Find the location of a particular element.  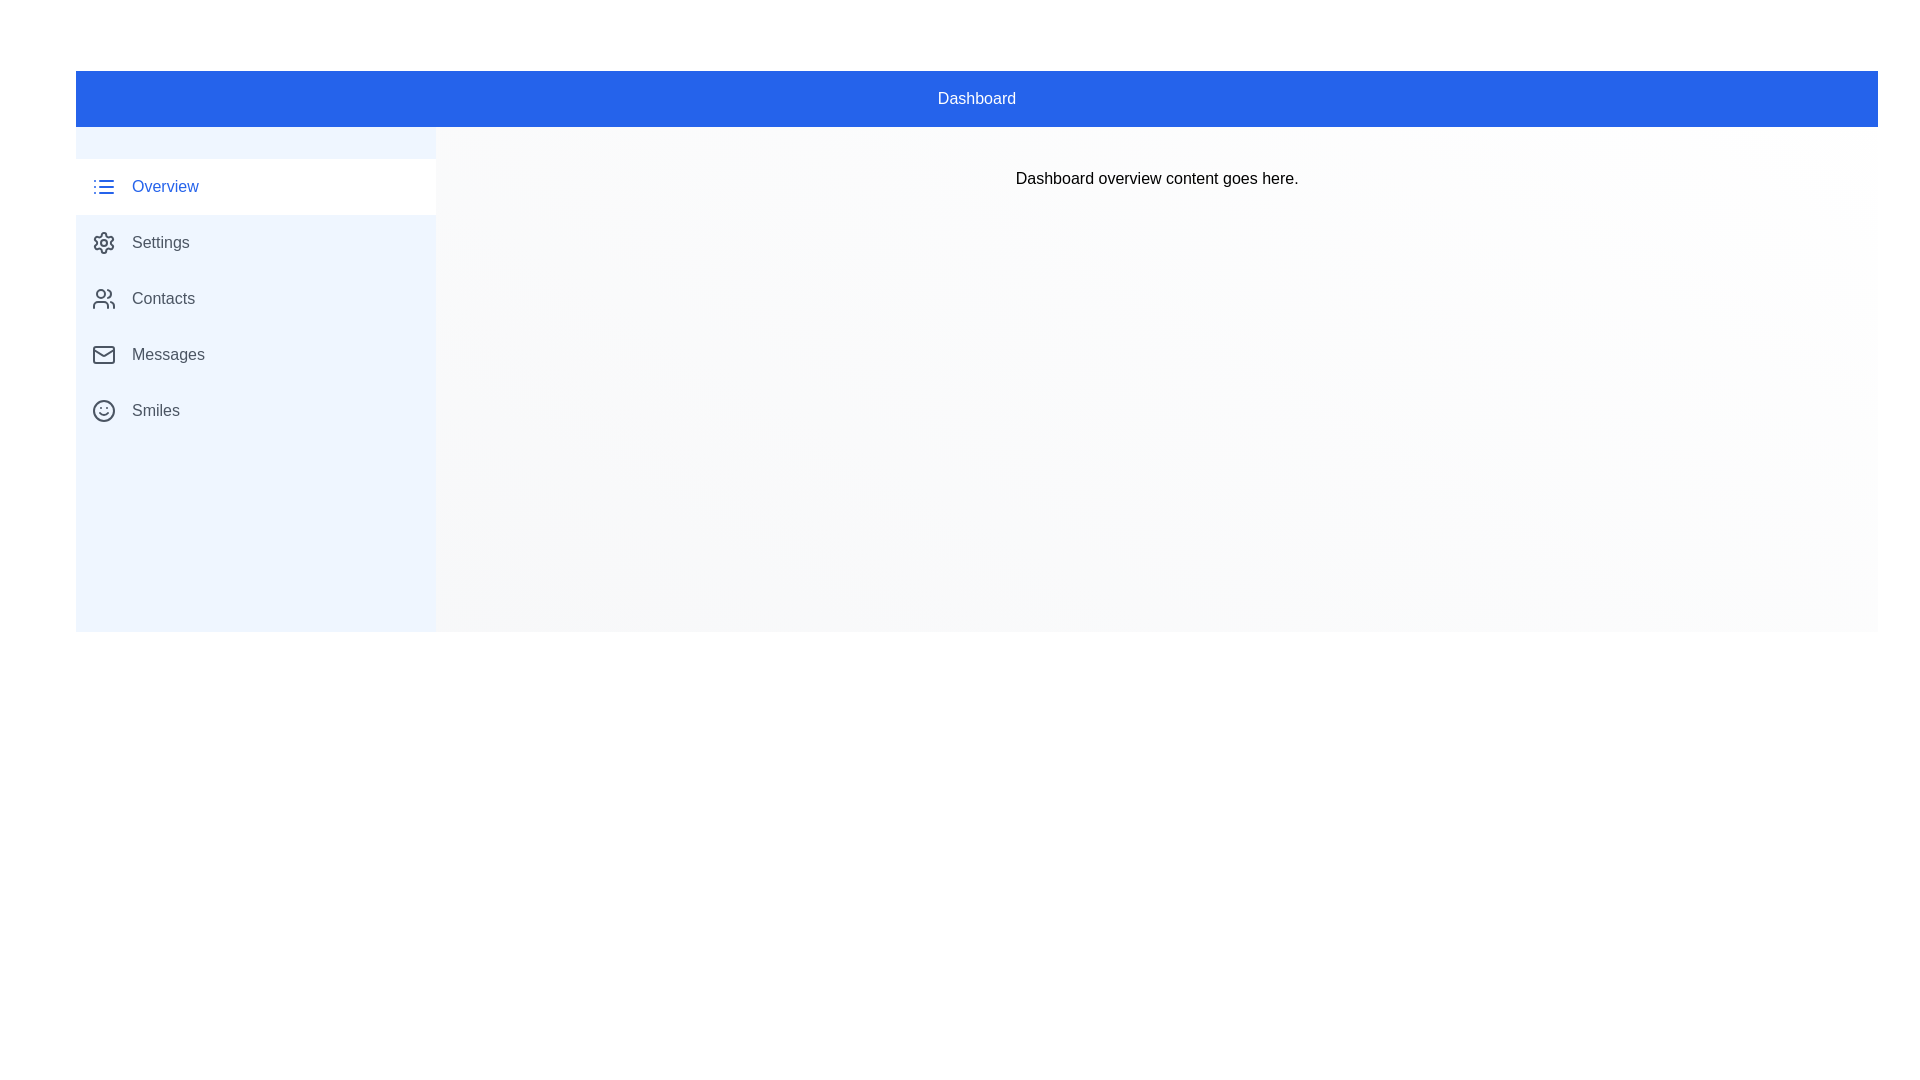

informational text located just below the top bar of the dashboard page, which serves as a placeholder indicating the contextual content or purpose is located at coordinates (1157, 177).